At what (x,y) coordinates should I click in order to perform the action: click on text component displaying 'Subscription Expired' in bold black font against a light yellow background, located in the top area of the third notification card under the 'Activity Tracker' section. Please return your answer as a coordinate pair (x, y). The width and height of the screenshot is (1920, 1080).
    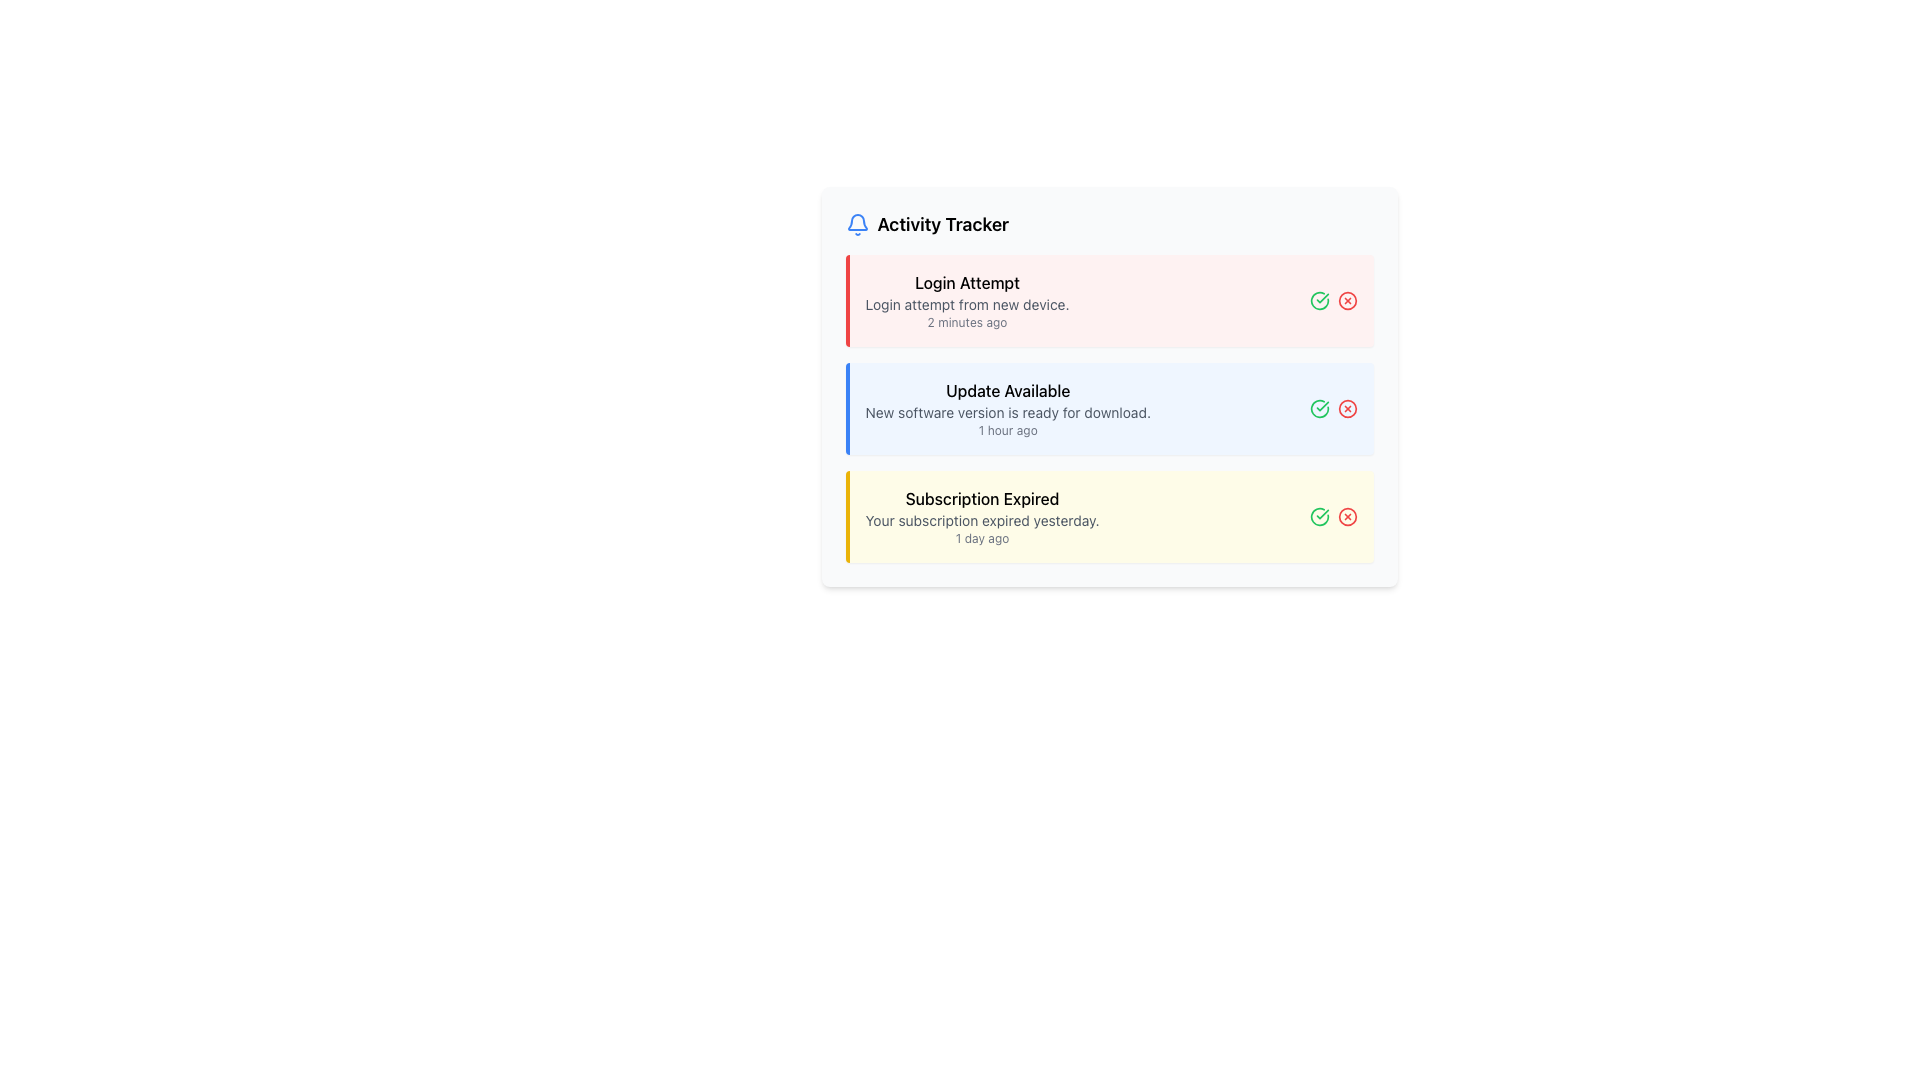
    Looking at the image, I should click on (982, 497).